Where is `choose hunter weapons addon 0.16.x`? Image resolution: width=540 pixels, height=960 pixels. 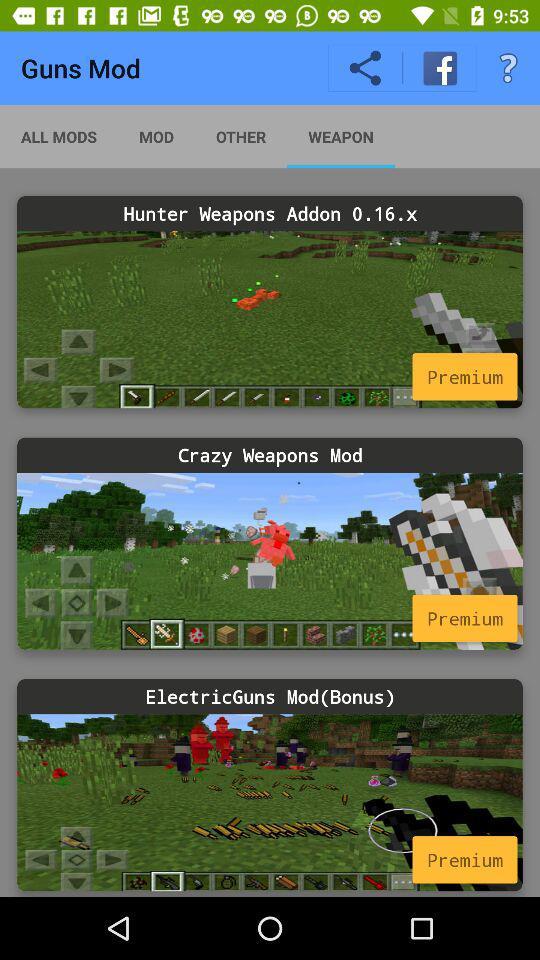
choose hunter weapons addon 0.16.x is located at coordinates (270, 319).